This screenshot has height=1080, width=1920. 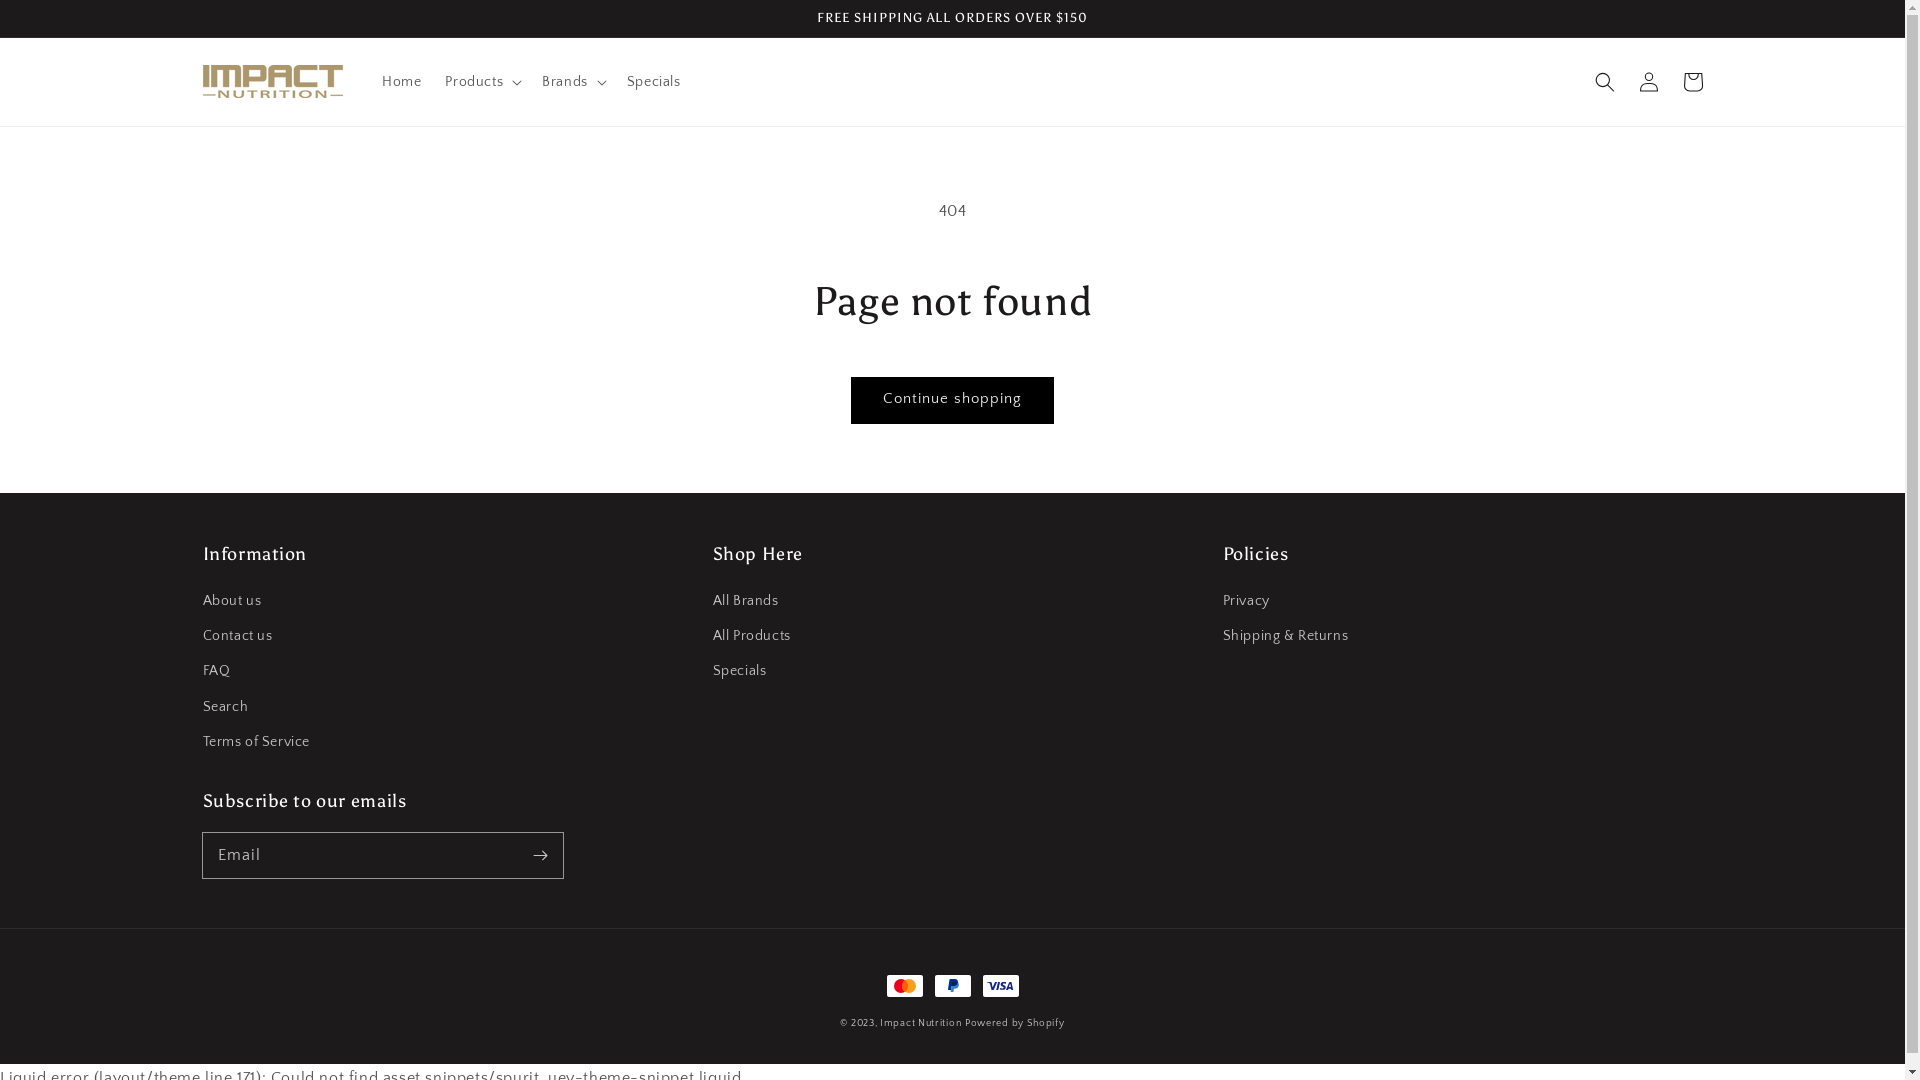 What do you see at coordinates (951, 400) in the screenshot?
I see `'Continue shopping'` at bounding box center [951, 400].